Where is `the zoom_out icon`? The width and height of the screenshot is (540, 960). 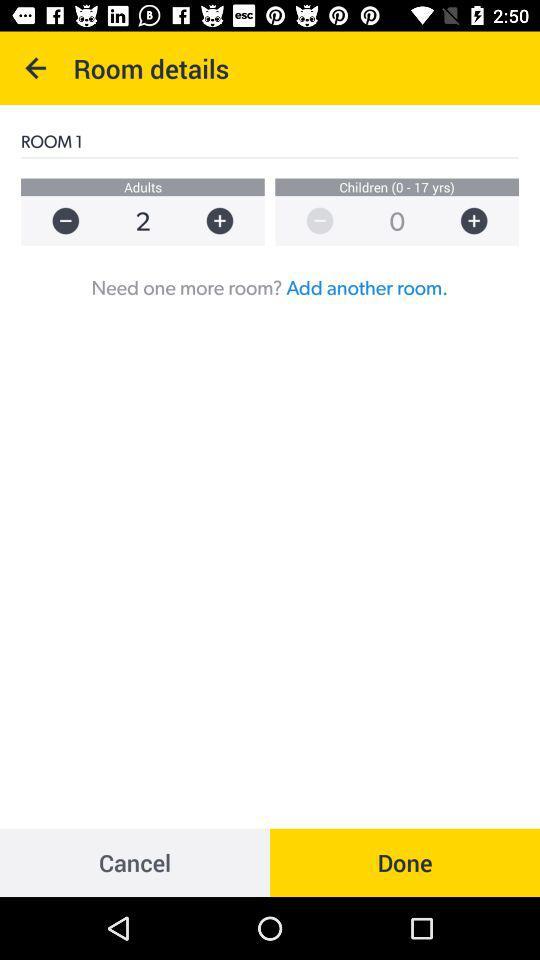 the zoom_out icon is located at coordinates (310, 221).